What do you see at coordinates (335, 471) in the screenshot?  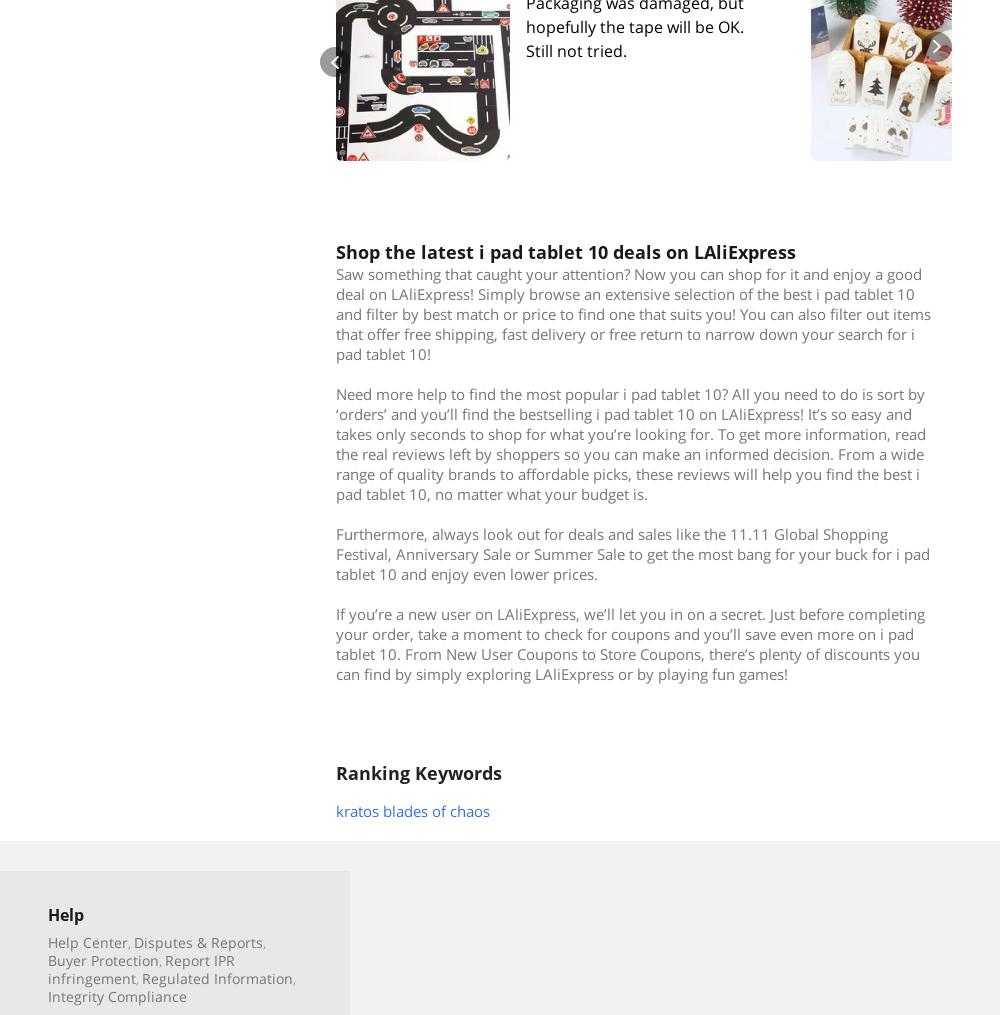 I see `'Saw something that caught your attention? Now you can shop for it and enjoy a good deal on LAliExpress! Simply browse an extensive selection of the best i pad tablet 10 and filter by best match or price to find one that suits you! You can also filter out items that offer free shipping, fast delivery or free return to narrow down your search for i pad tablet 10!

Need more help to find the most popular i pad tablet 10? All you need to do is sort by ‘orders’ and you’ll find the bestselling i pad tablet 10 on LAliExpress! It’s so easy and takes only seconds to shop for what you’re looking for. To get more information, read the real reviews left by shoppers so you can make an informed decision. From a wide range of quality brands to affordable picks, these reviews will help you find the best i pad tablet 10, no matter what your budget is.

Furthermore, always look out for deals and sales like the 11.11 Global Shopping Festival, Anniversary Sale or Summer Sale to get the most bang for your buck for i pad tablet 10 and enjoy even lower prices.

If you’re a new user on LAliExpress, we’ll let you in on a secret. Just before completing your order, take a moment to check for coupons and you’ll save even more on i pad tablet 10. From New User Coupons to Store Coupons, there’s plenty of discounts you can find by simply exploring LAliExpress or by playing fun games!'` at bounding box center [335, 471].